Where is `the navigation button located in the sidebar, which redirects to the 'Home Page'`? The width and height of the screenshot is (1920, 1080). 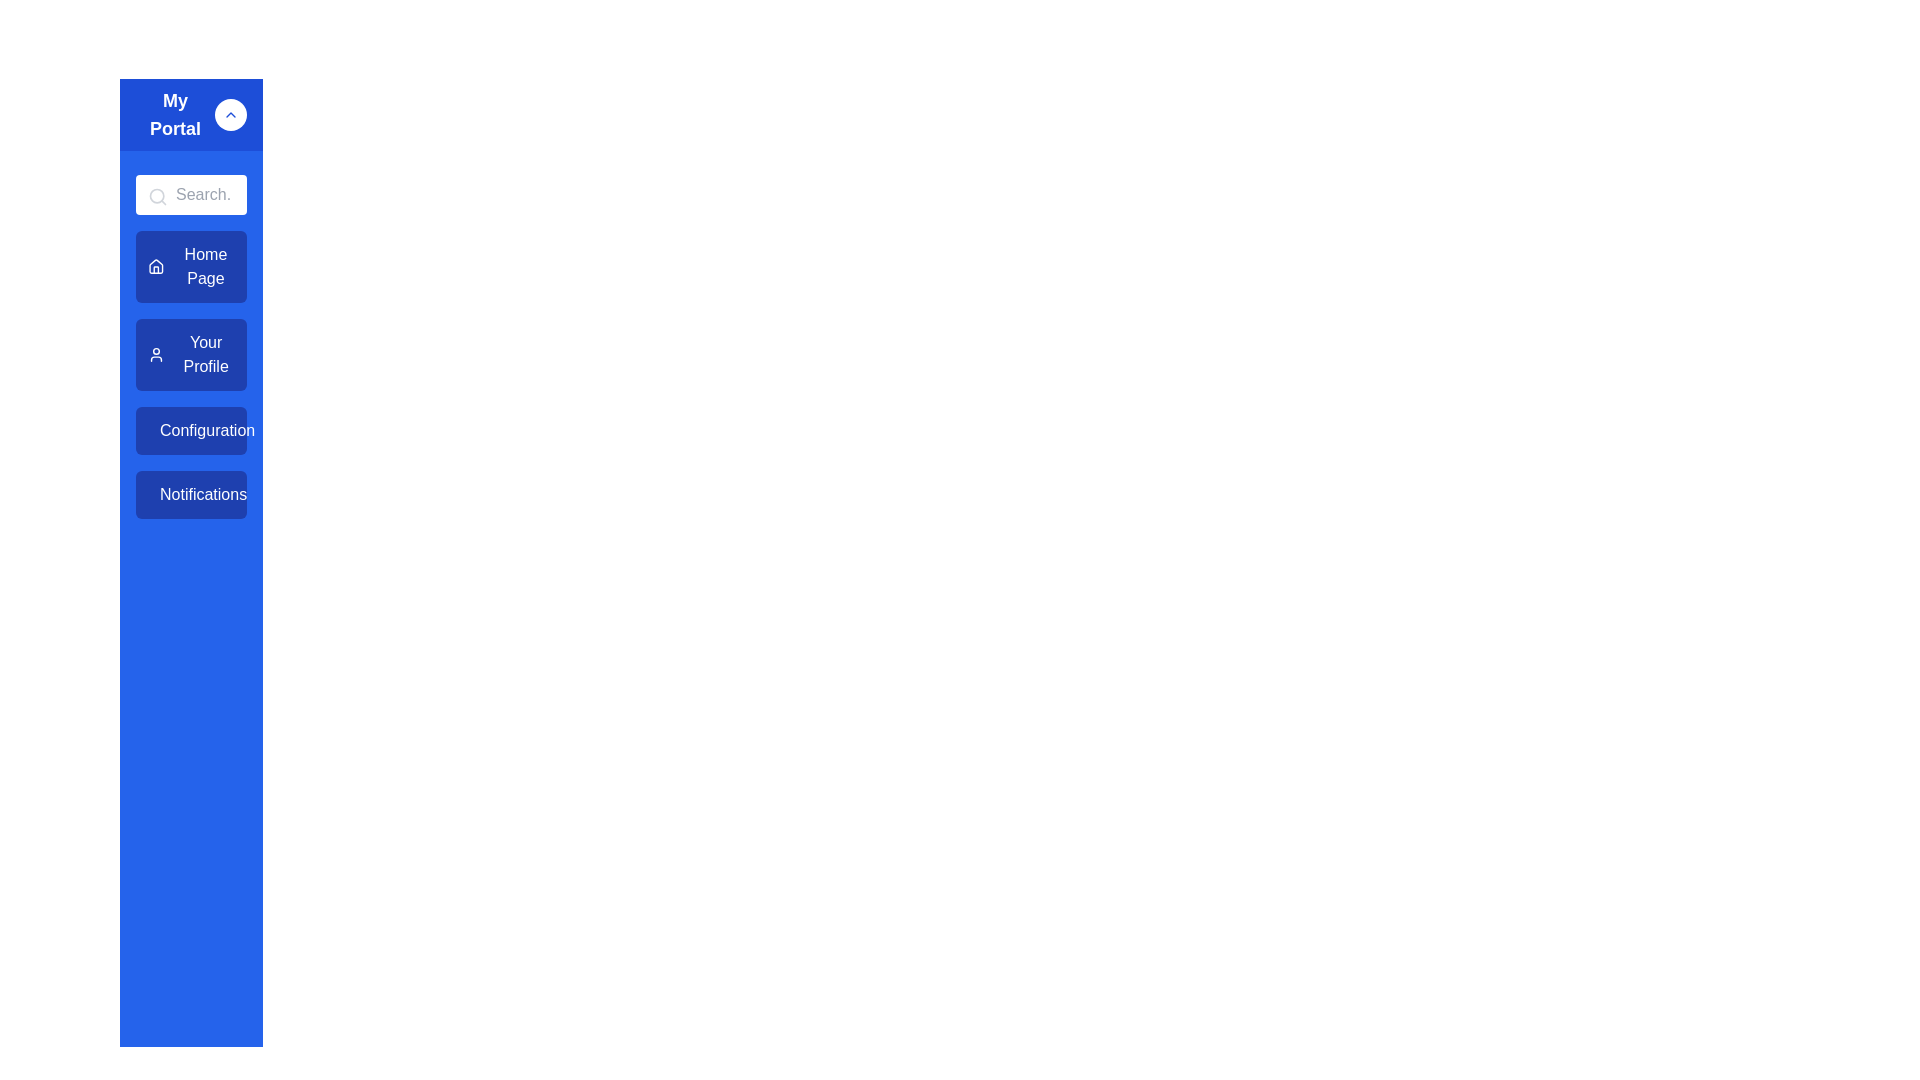
the navigation button located in the sidebar, which redirects to the 'Home Page' is located at coordinates (191, 265).